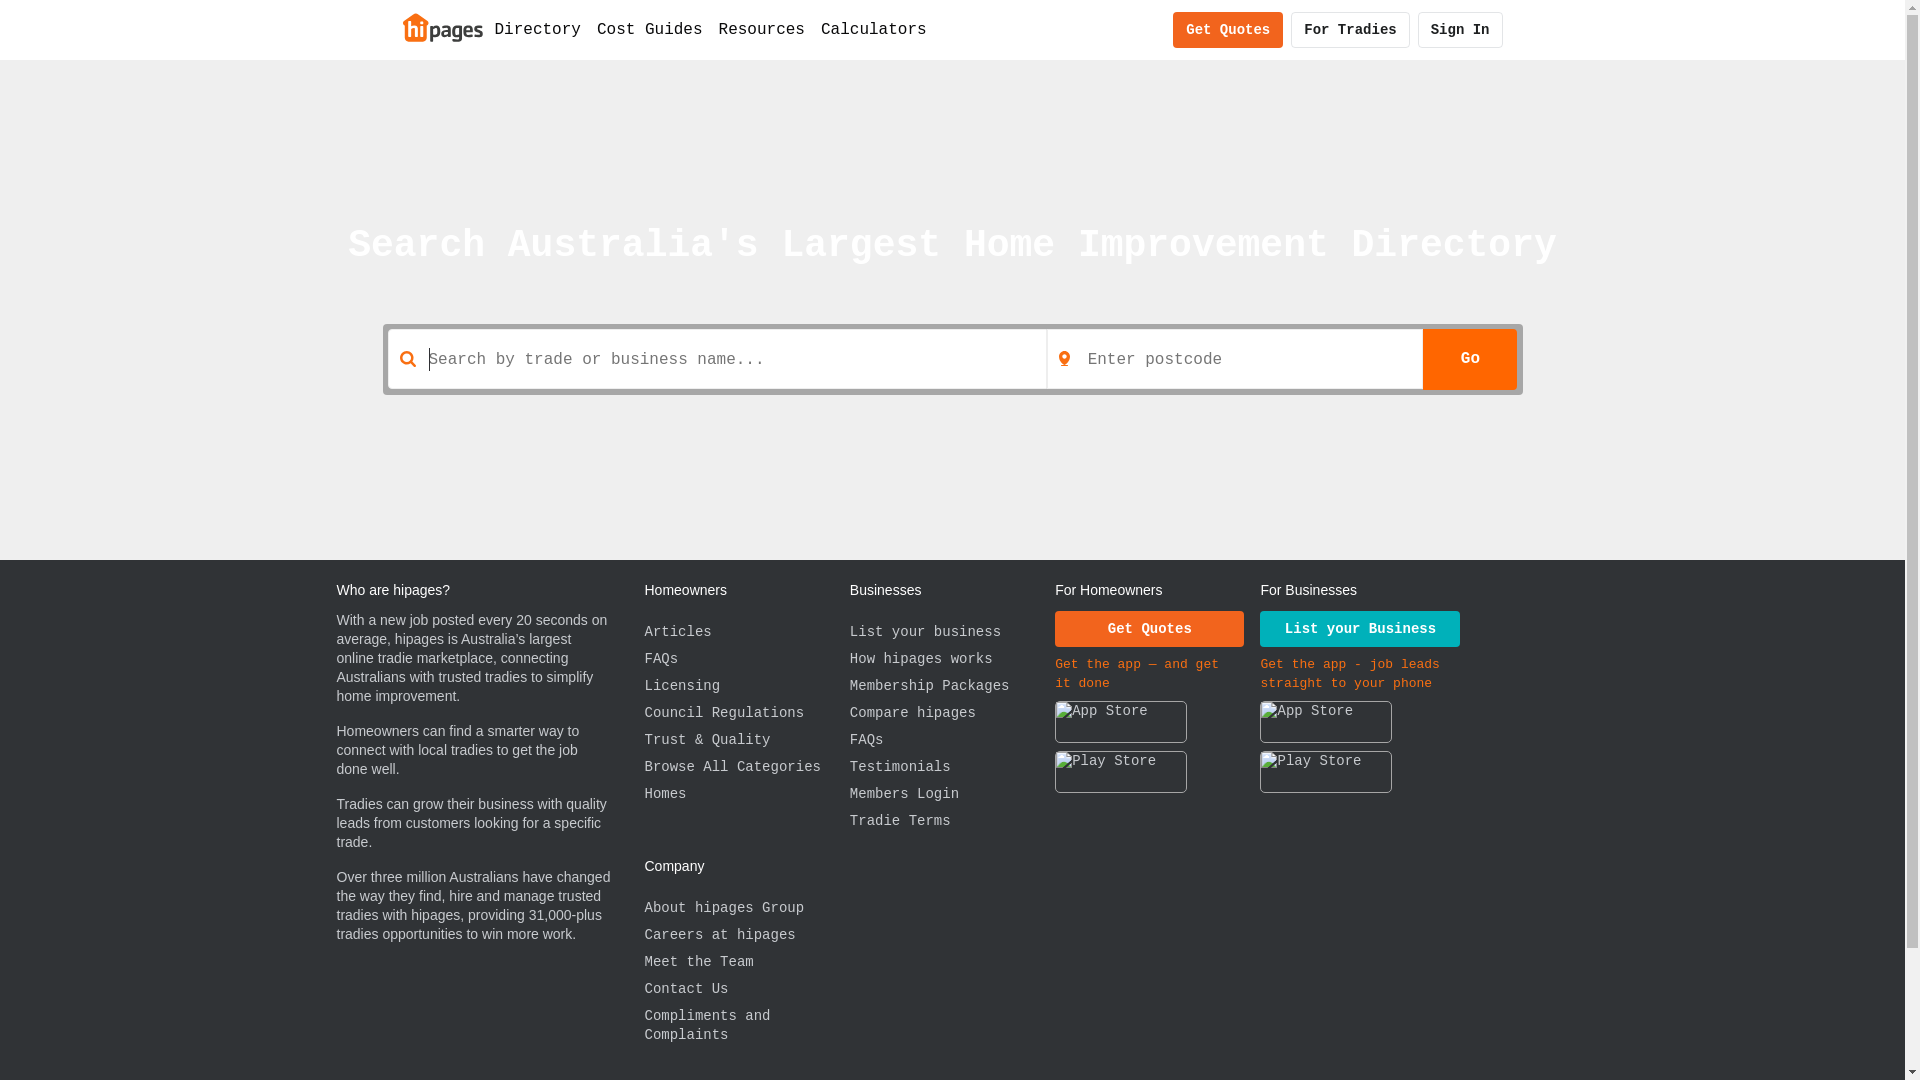 This screenshot has width=1920, height=1080. What do you see at coordinates (849, 793) in the screenshot?
I see `'Members Login'` at bounding box center [849, 793].